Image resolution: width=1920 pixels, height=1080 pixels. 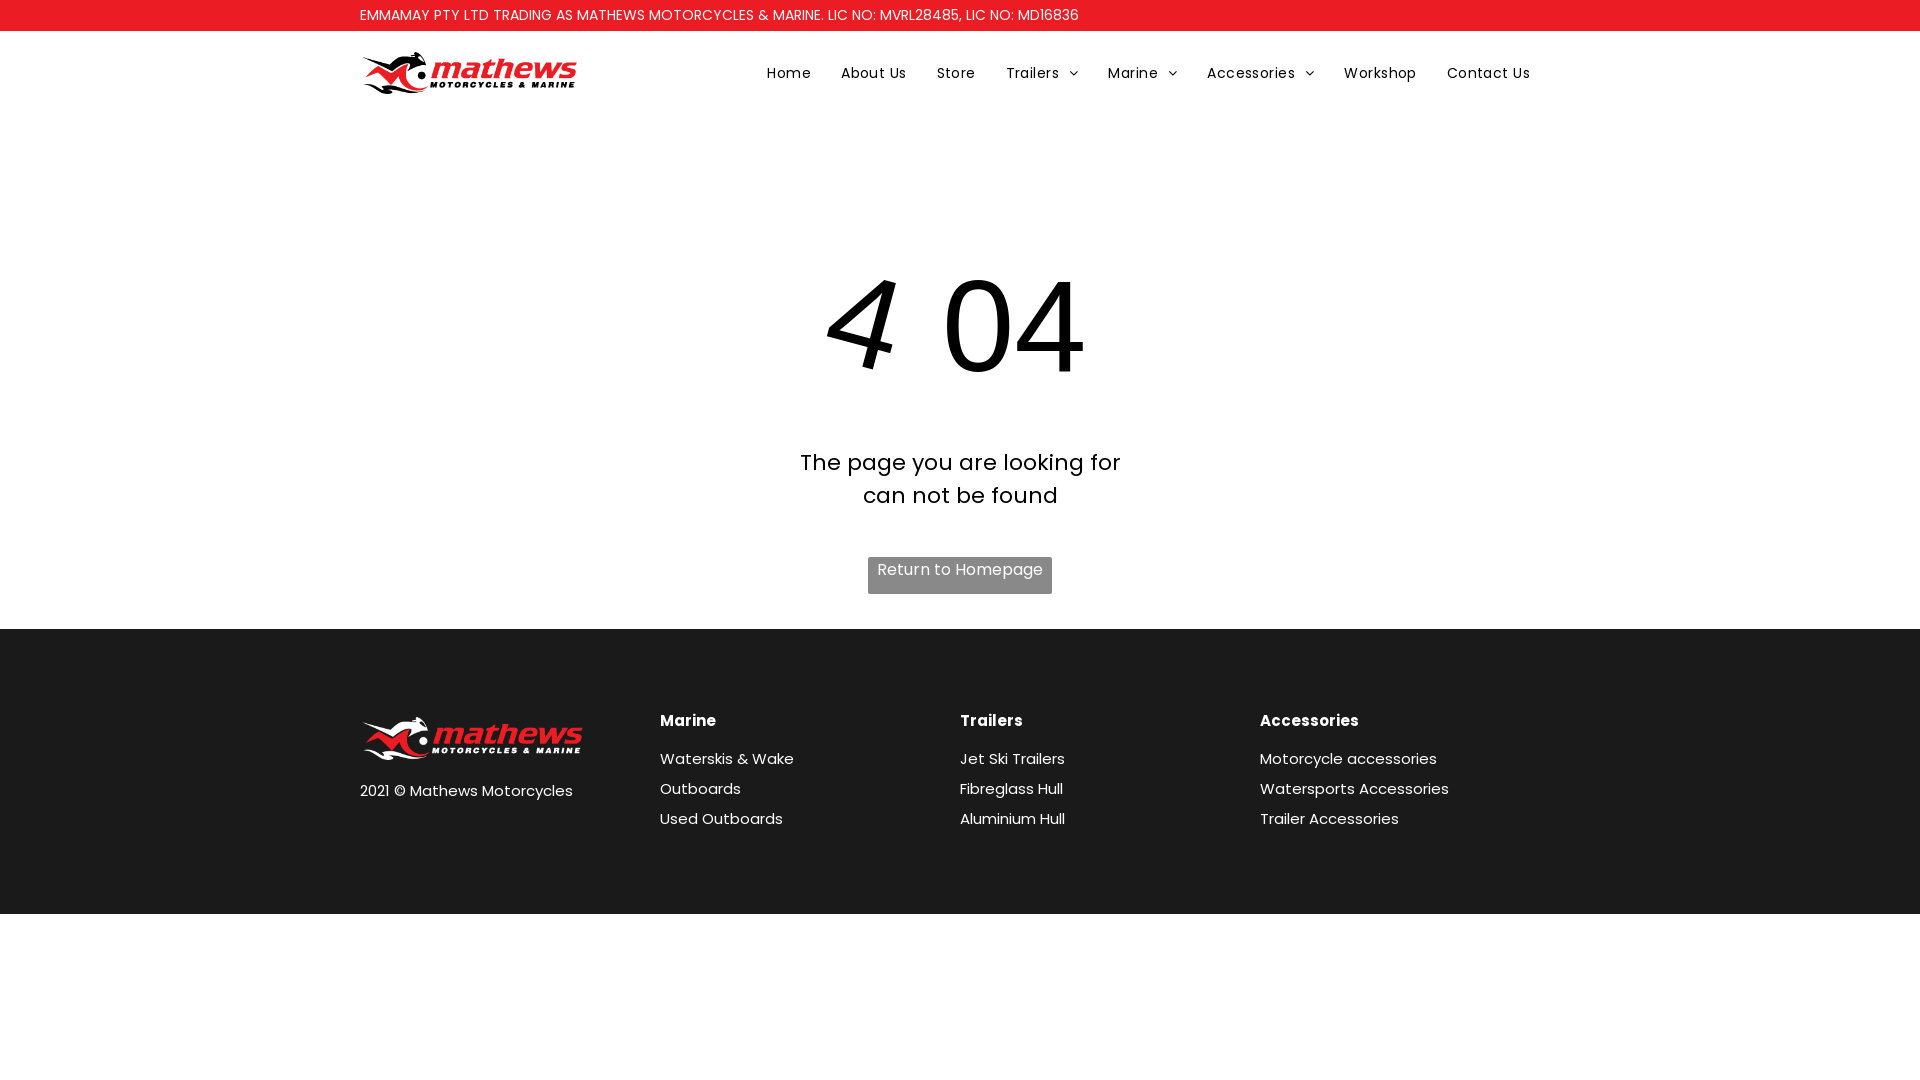 What do you see at coordinates (1142, 72) in the screenshot?
I see `'Marine'` at bounding box center [1142, 72].